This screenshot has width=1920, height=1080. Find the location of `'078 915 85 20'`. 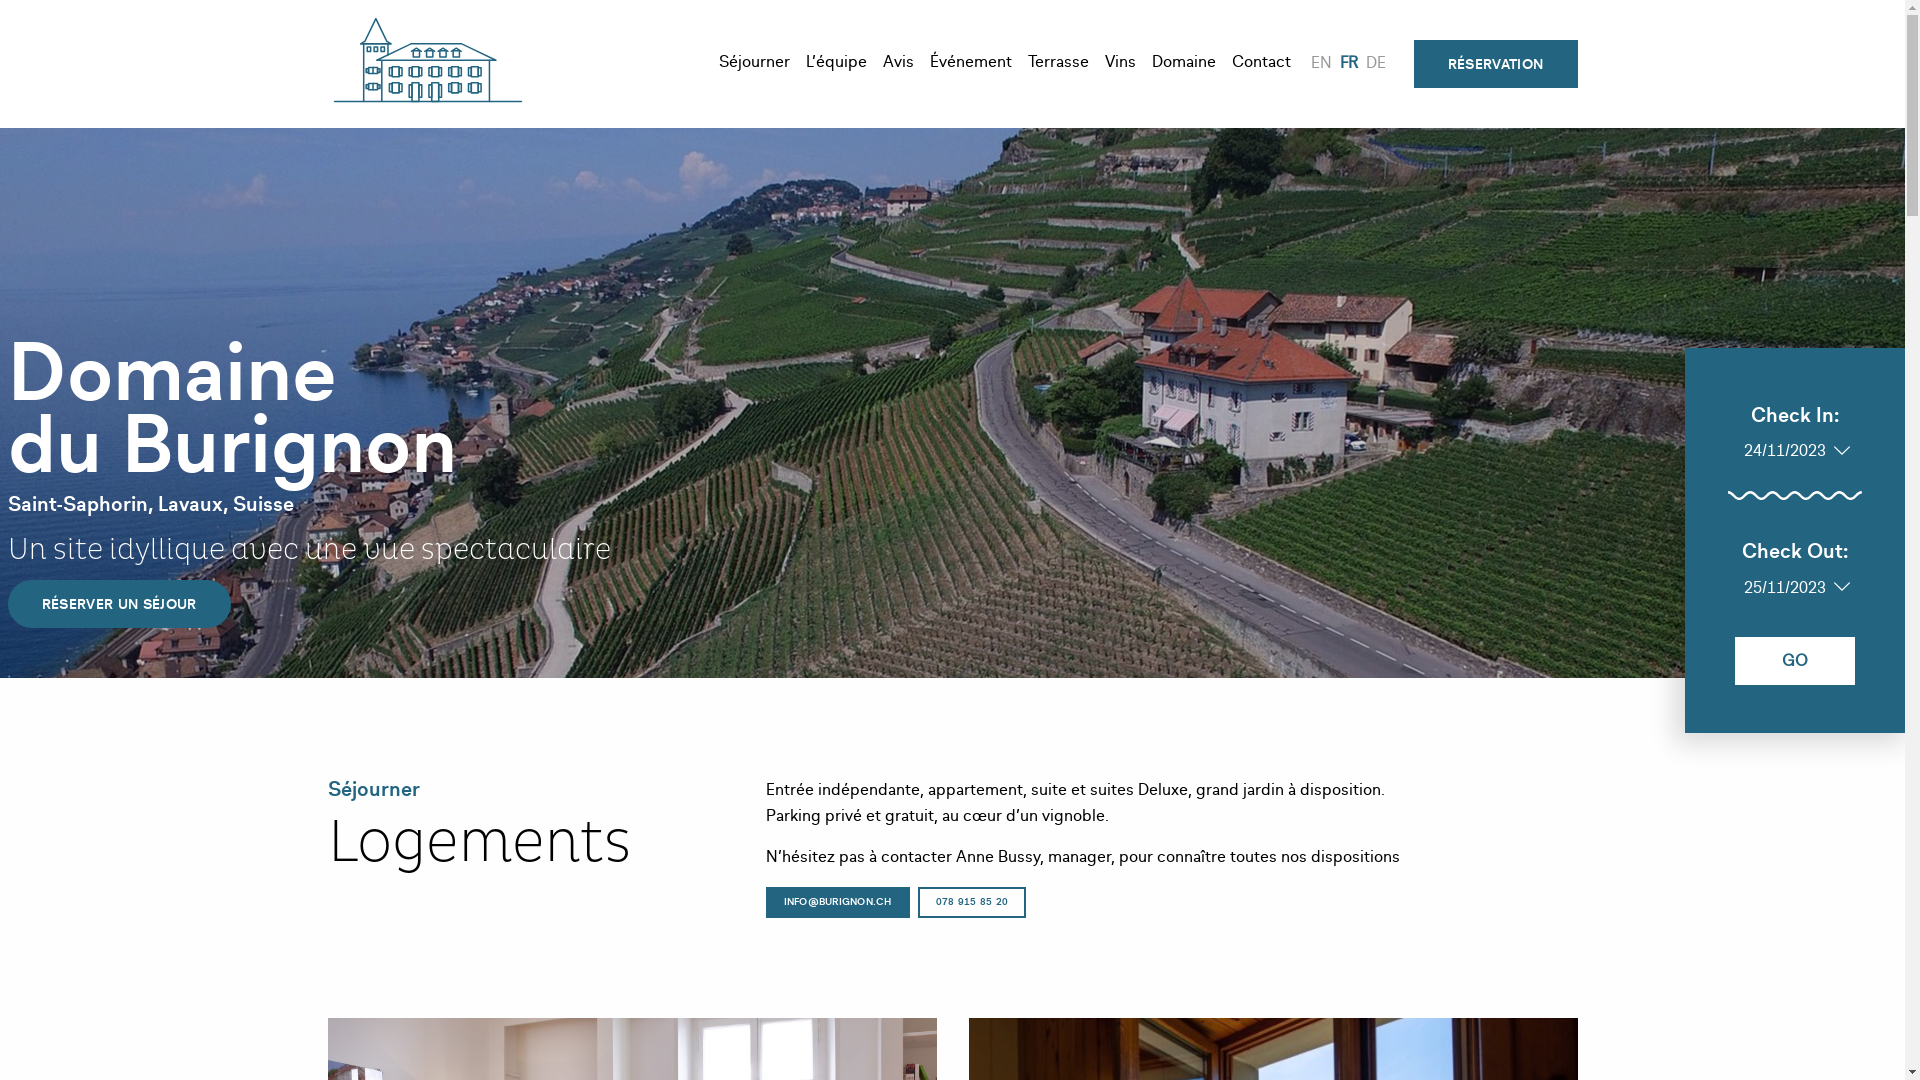

'078 915 85 20' is located at coordinates (972, 902).